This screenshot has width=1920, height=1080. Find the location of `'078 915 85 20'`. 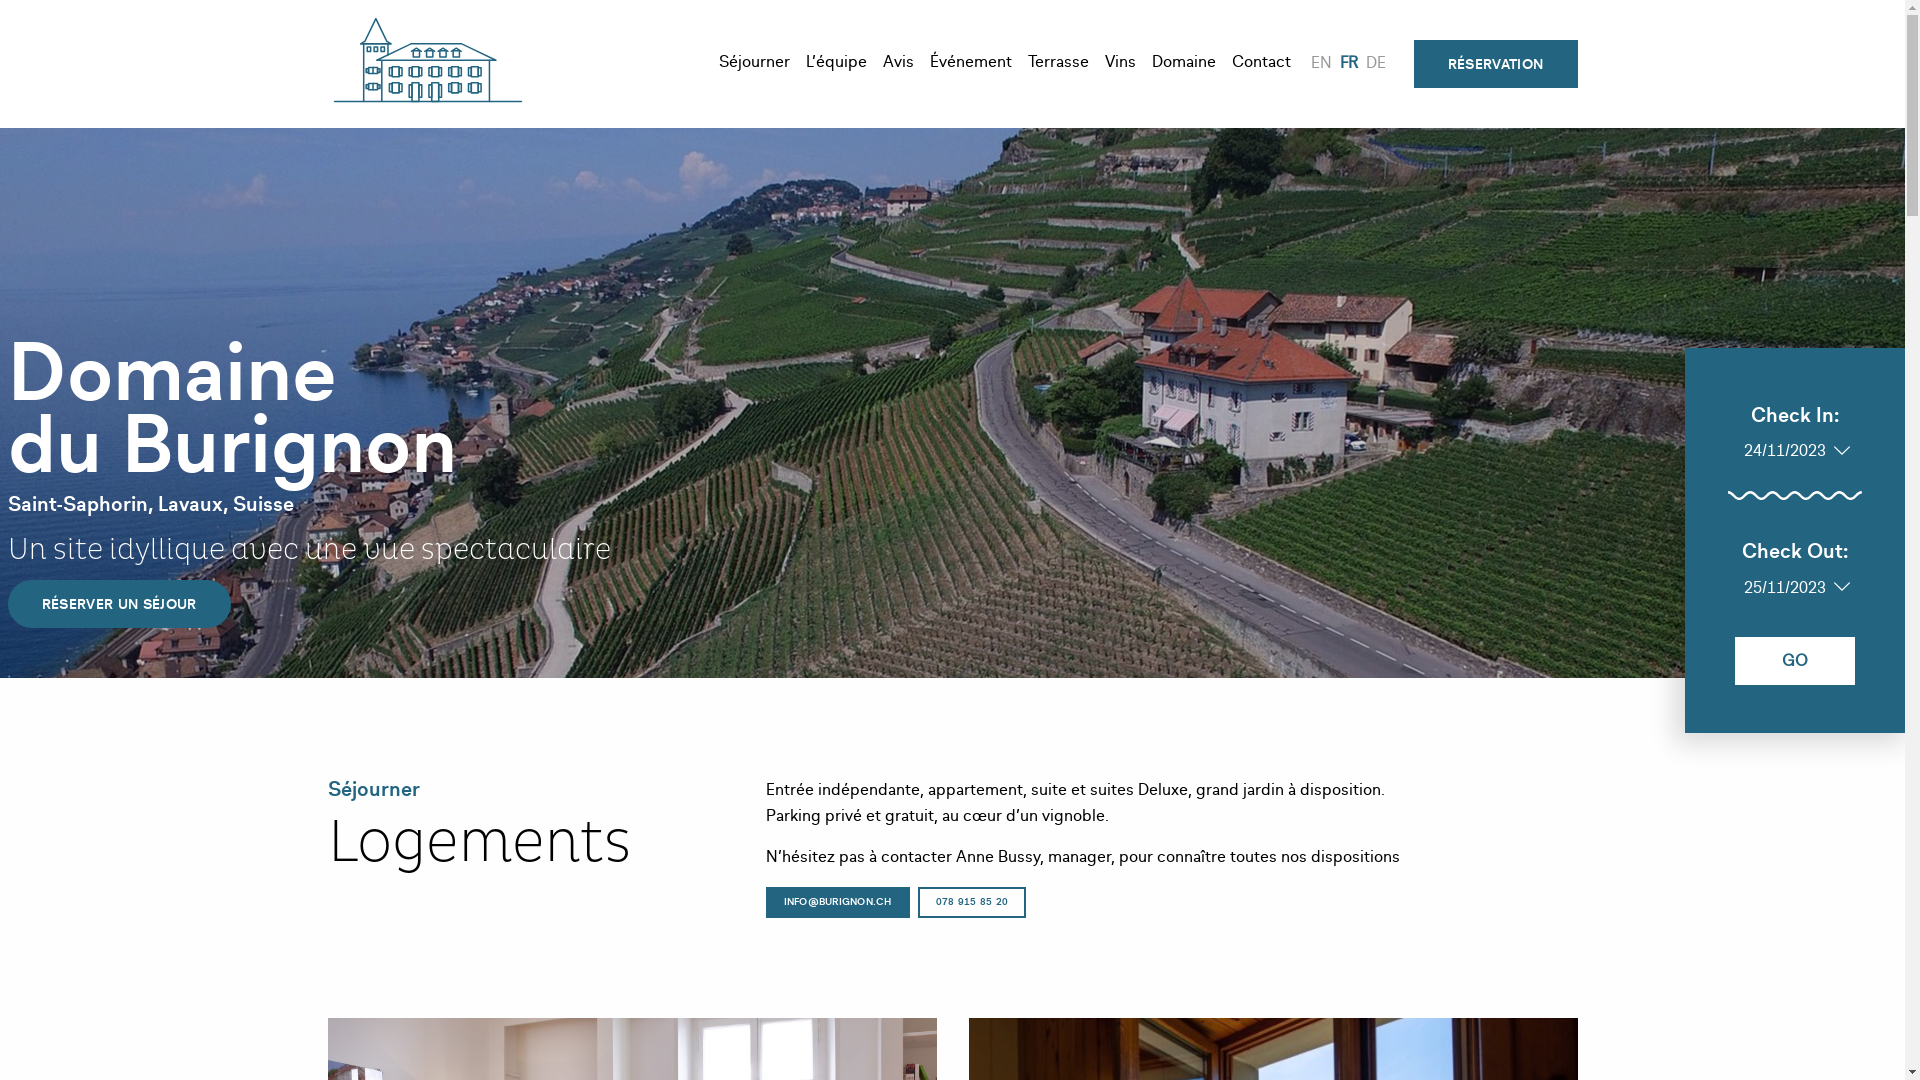

'078 915 85 20' is located at coordinates (972, 902).